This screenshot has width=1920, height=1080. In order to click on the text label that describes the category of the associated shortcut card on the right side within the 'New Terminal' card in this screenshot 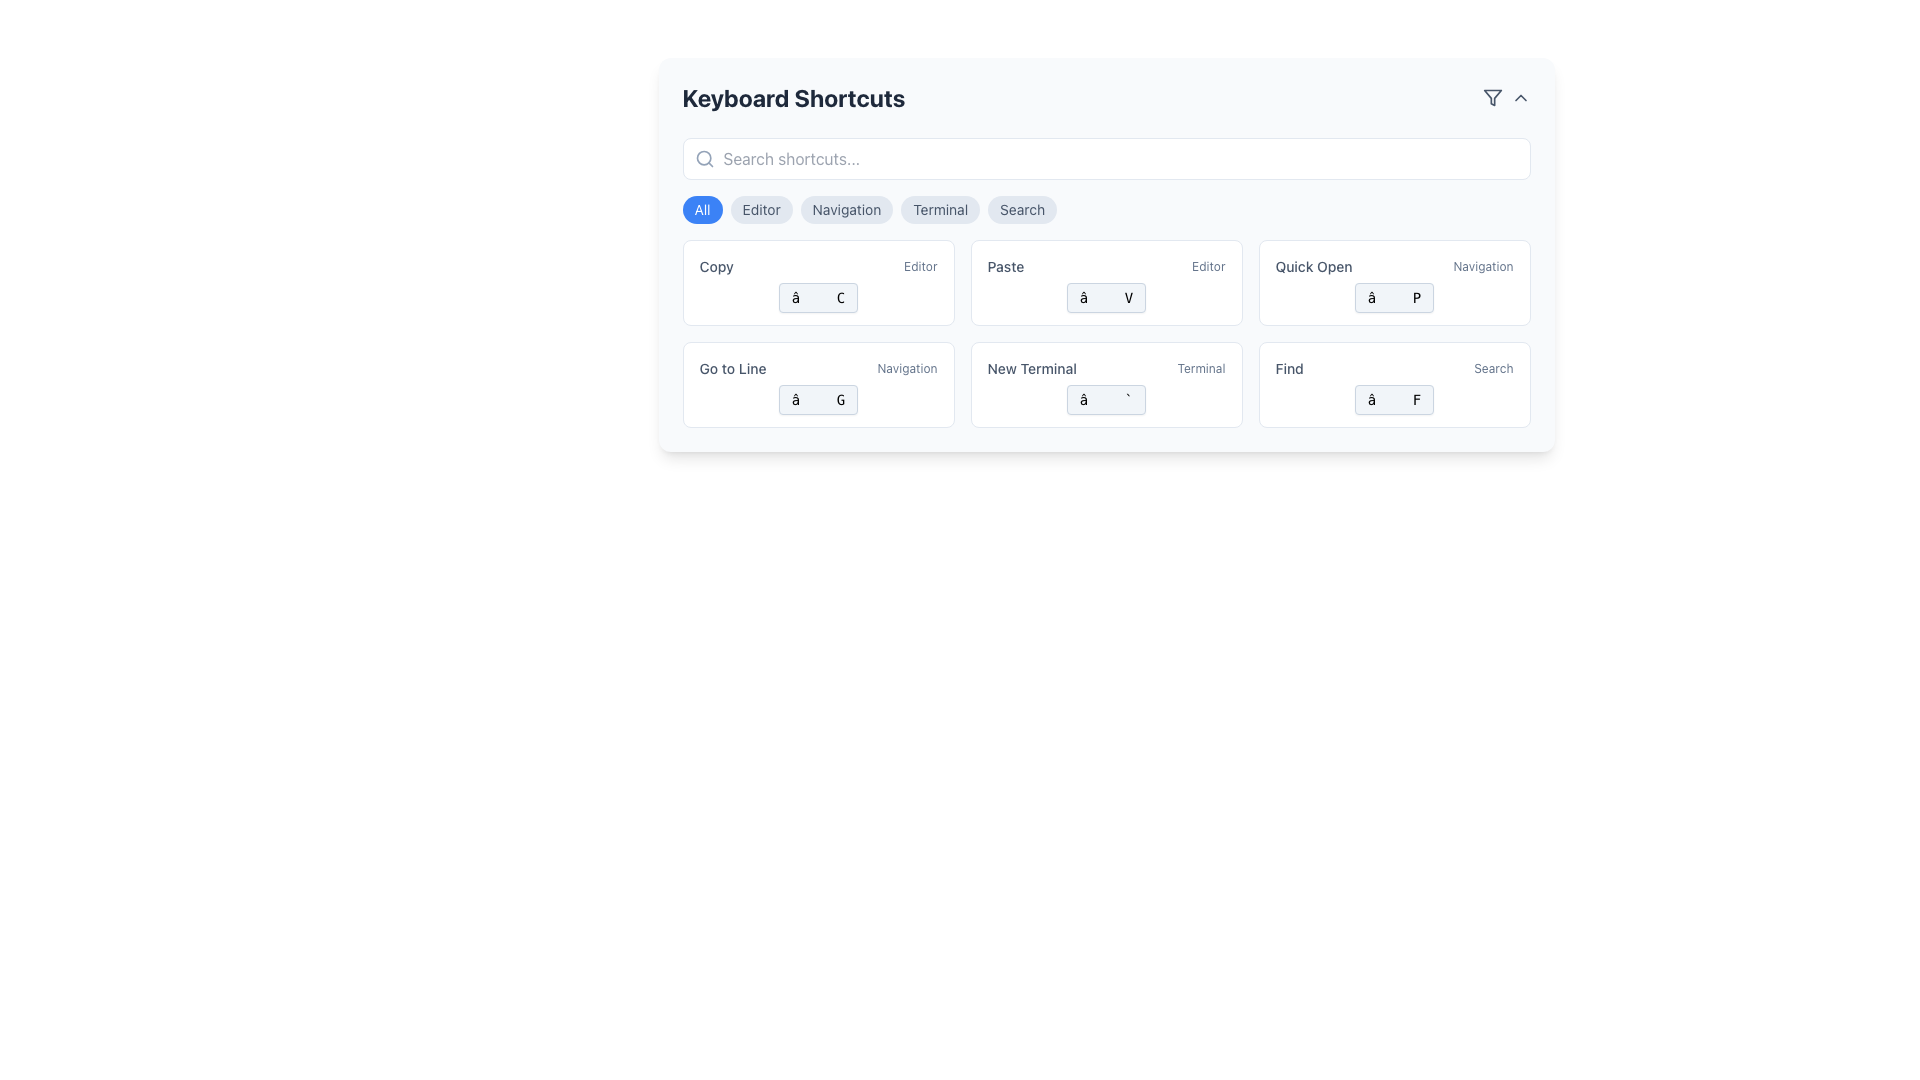, I will do `click(1200, 369)`.